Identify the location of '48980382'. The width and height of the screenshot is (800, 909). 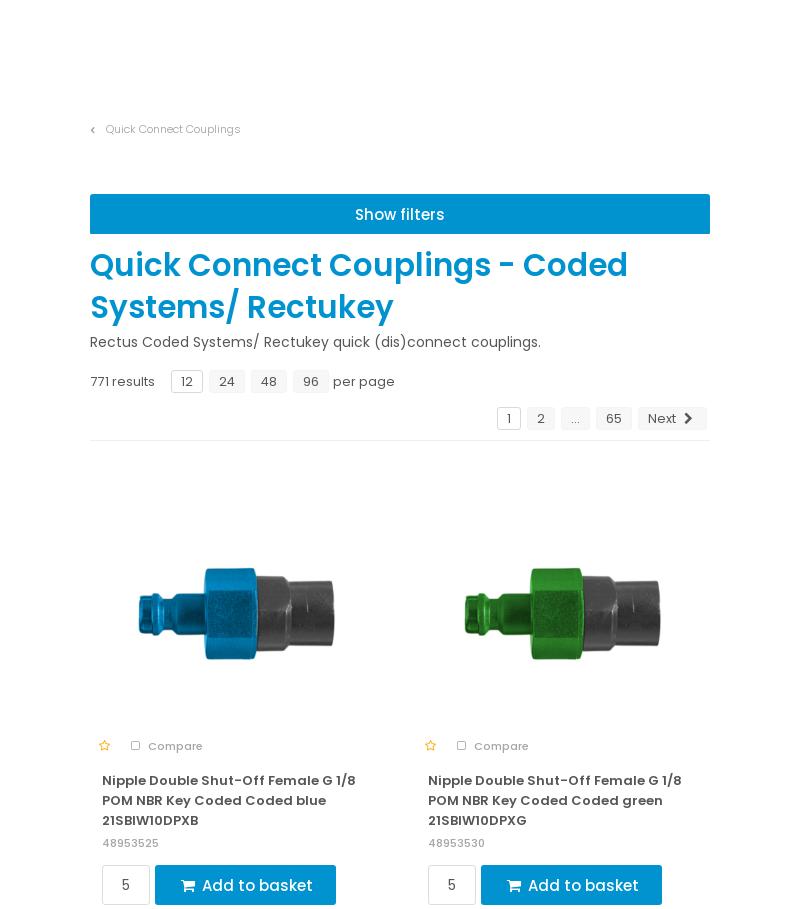
(428, 167).